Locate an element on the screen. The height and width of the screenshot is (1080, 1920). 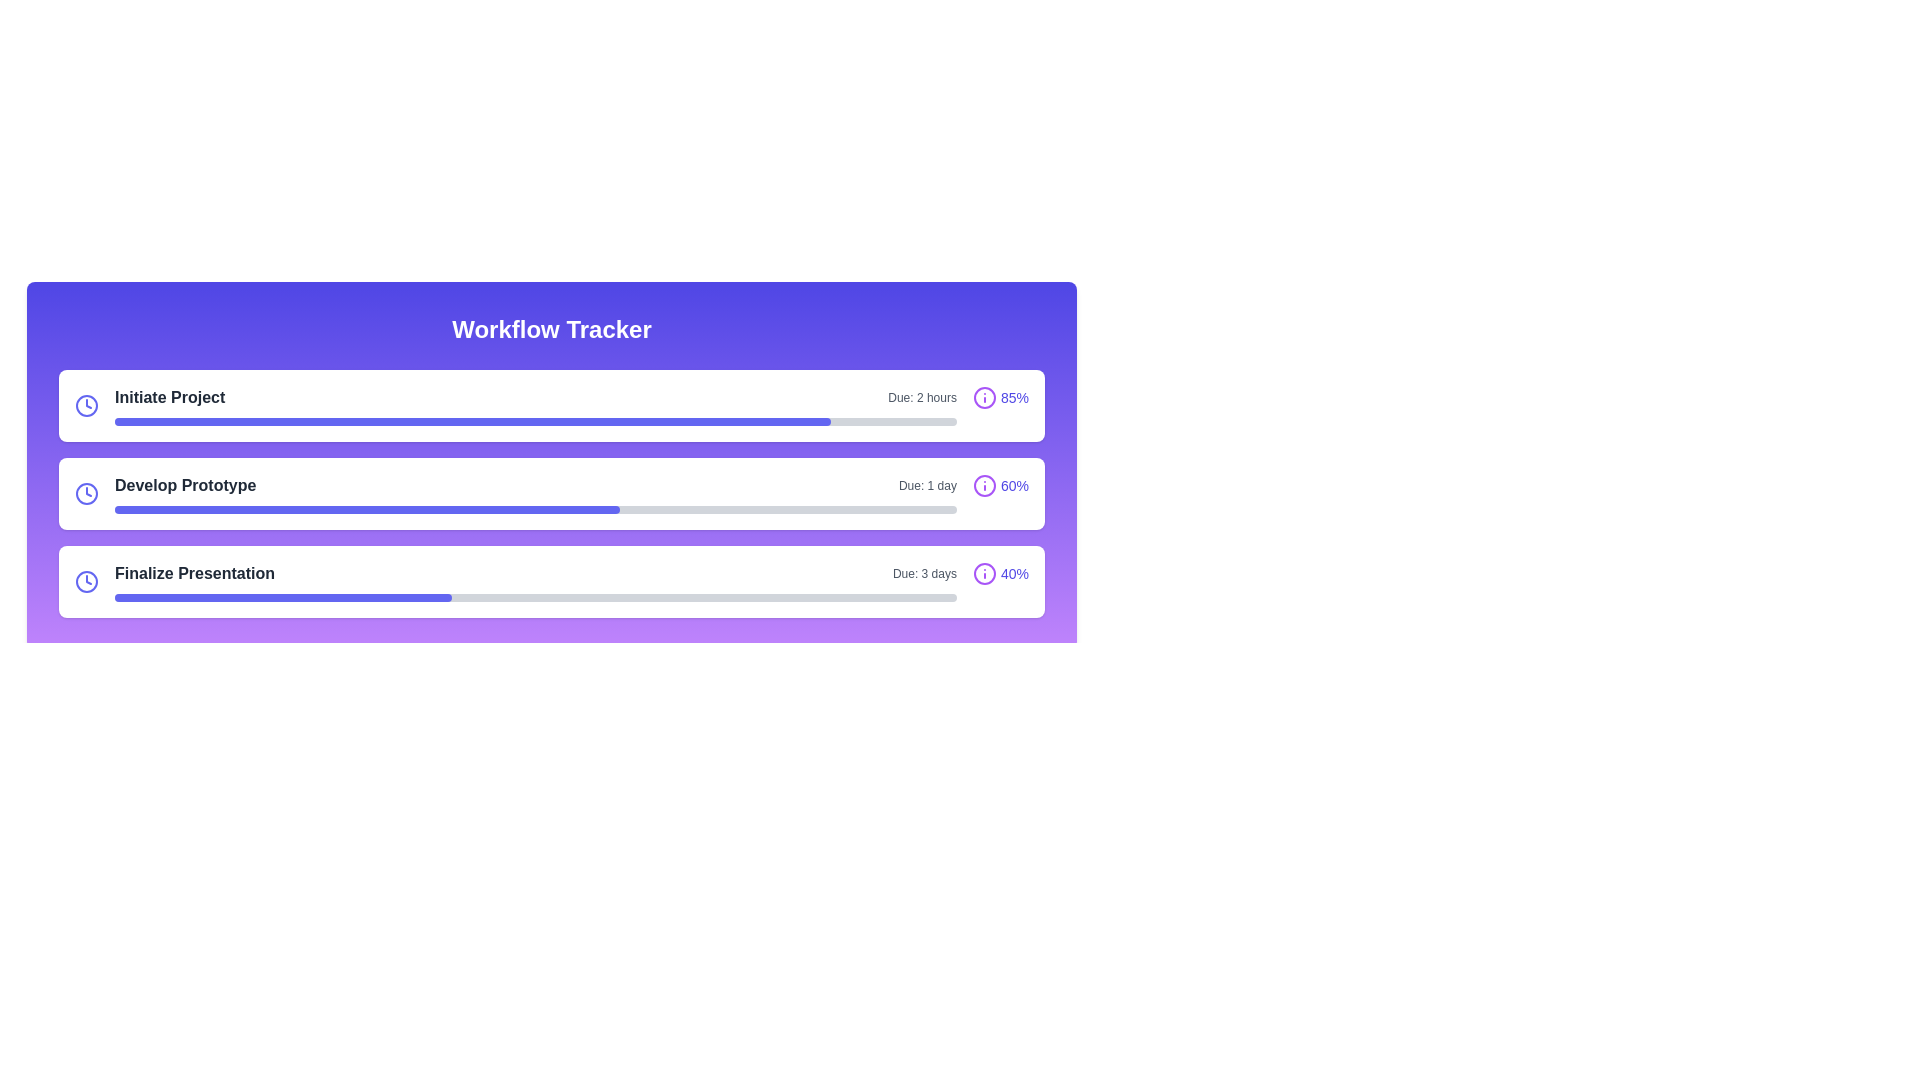
the leftmost icon within the 'Initiate Project' card, which serves as a visual indicator for the task 'Initiate Project' is located at coordinates (85, 405).